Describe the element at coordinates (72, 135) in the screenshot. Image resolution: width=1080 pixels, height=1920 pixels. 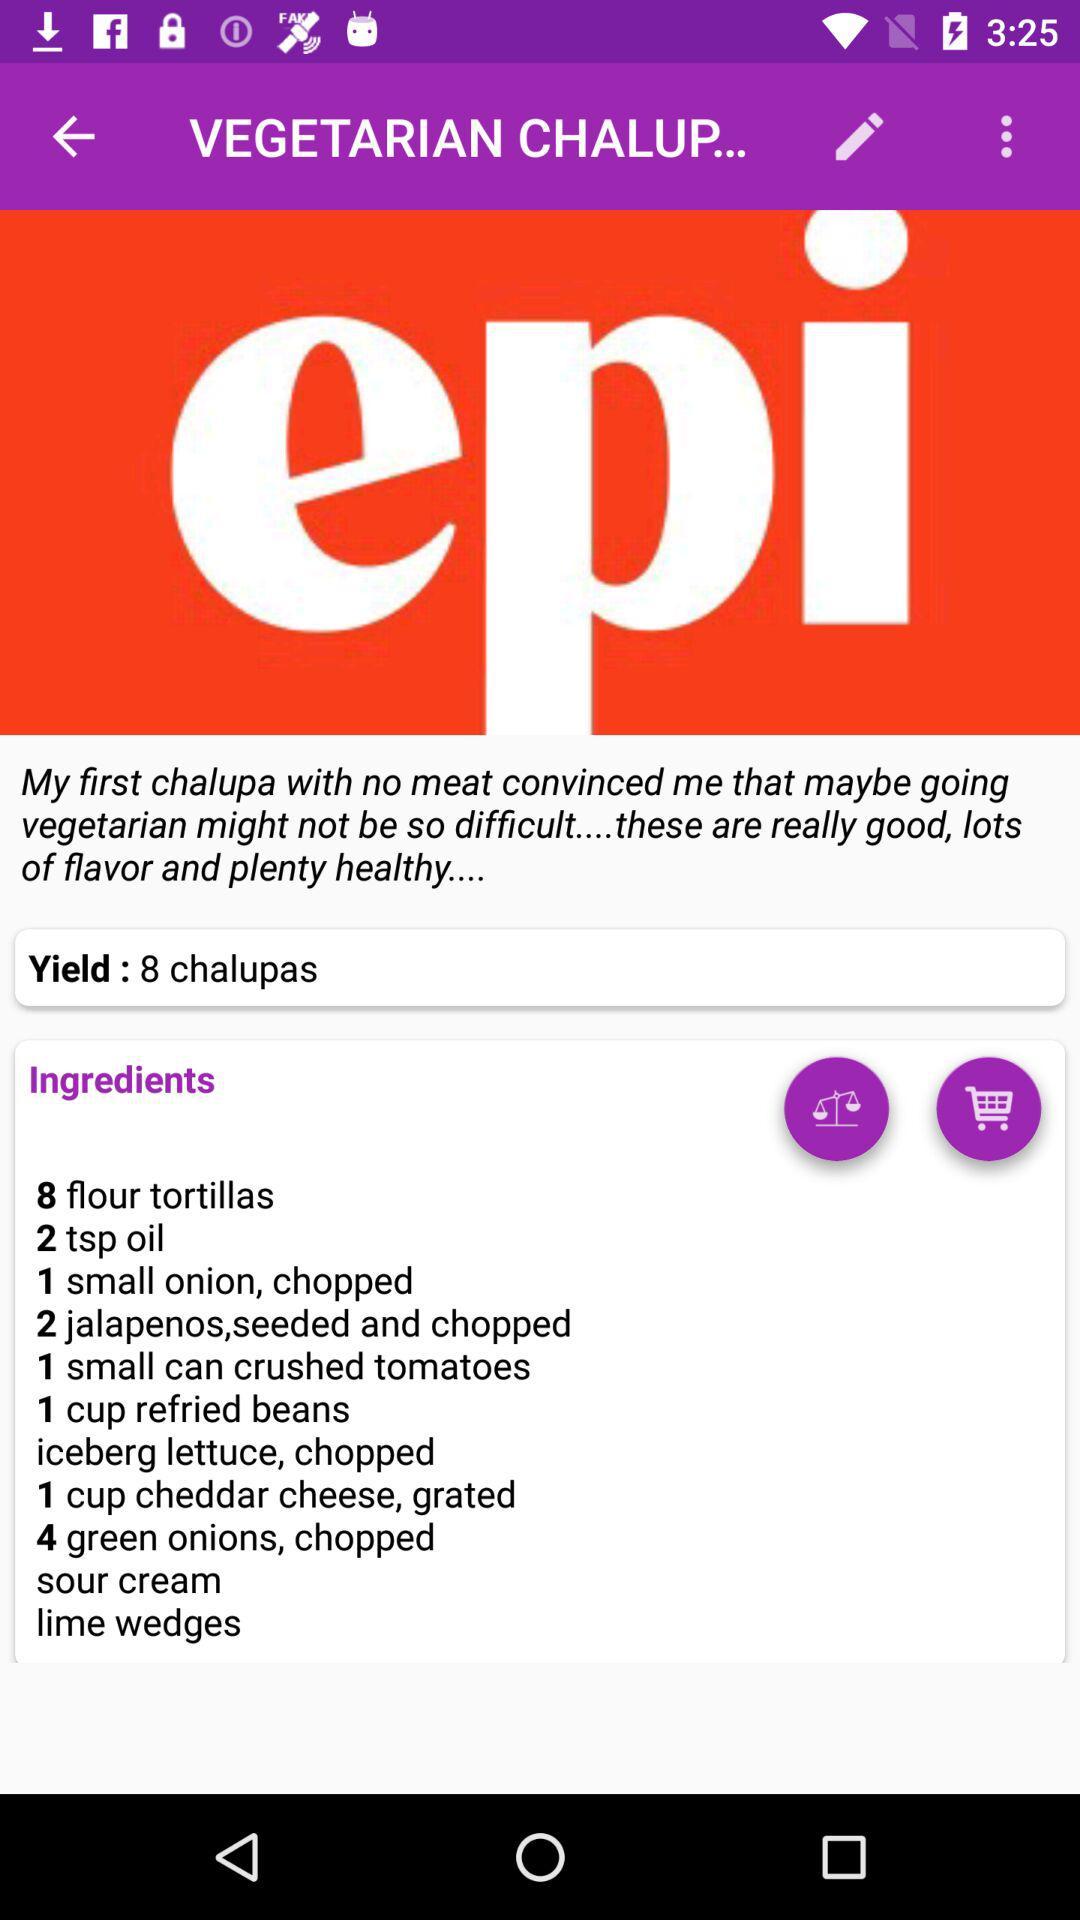
I see `the item next to the vegetarian chalupas` at that location.